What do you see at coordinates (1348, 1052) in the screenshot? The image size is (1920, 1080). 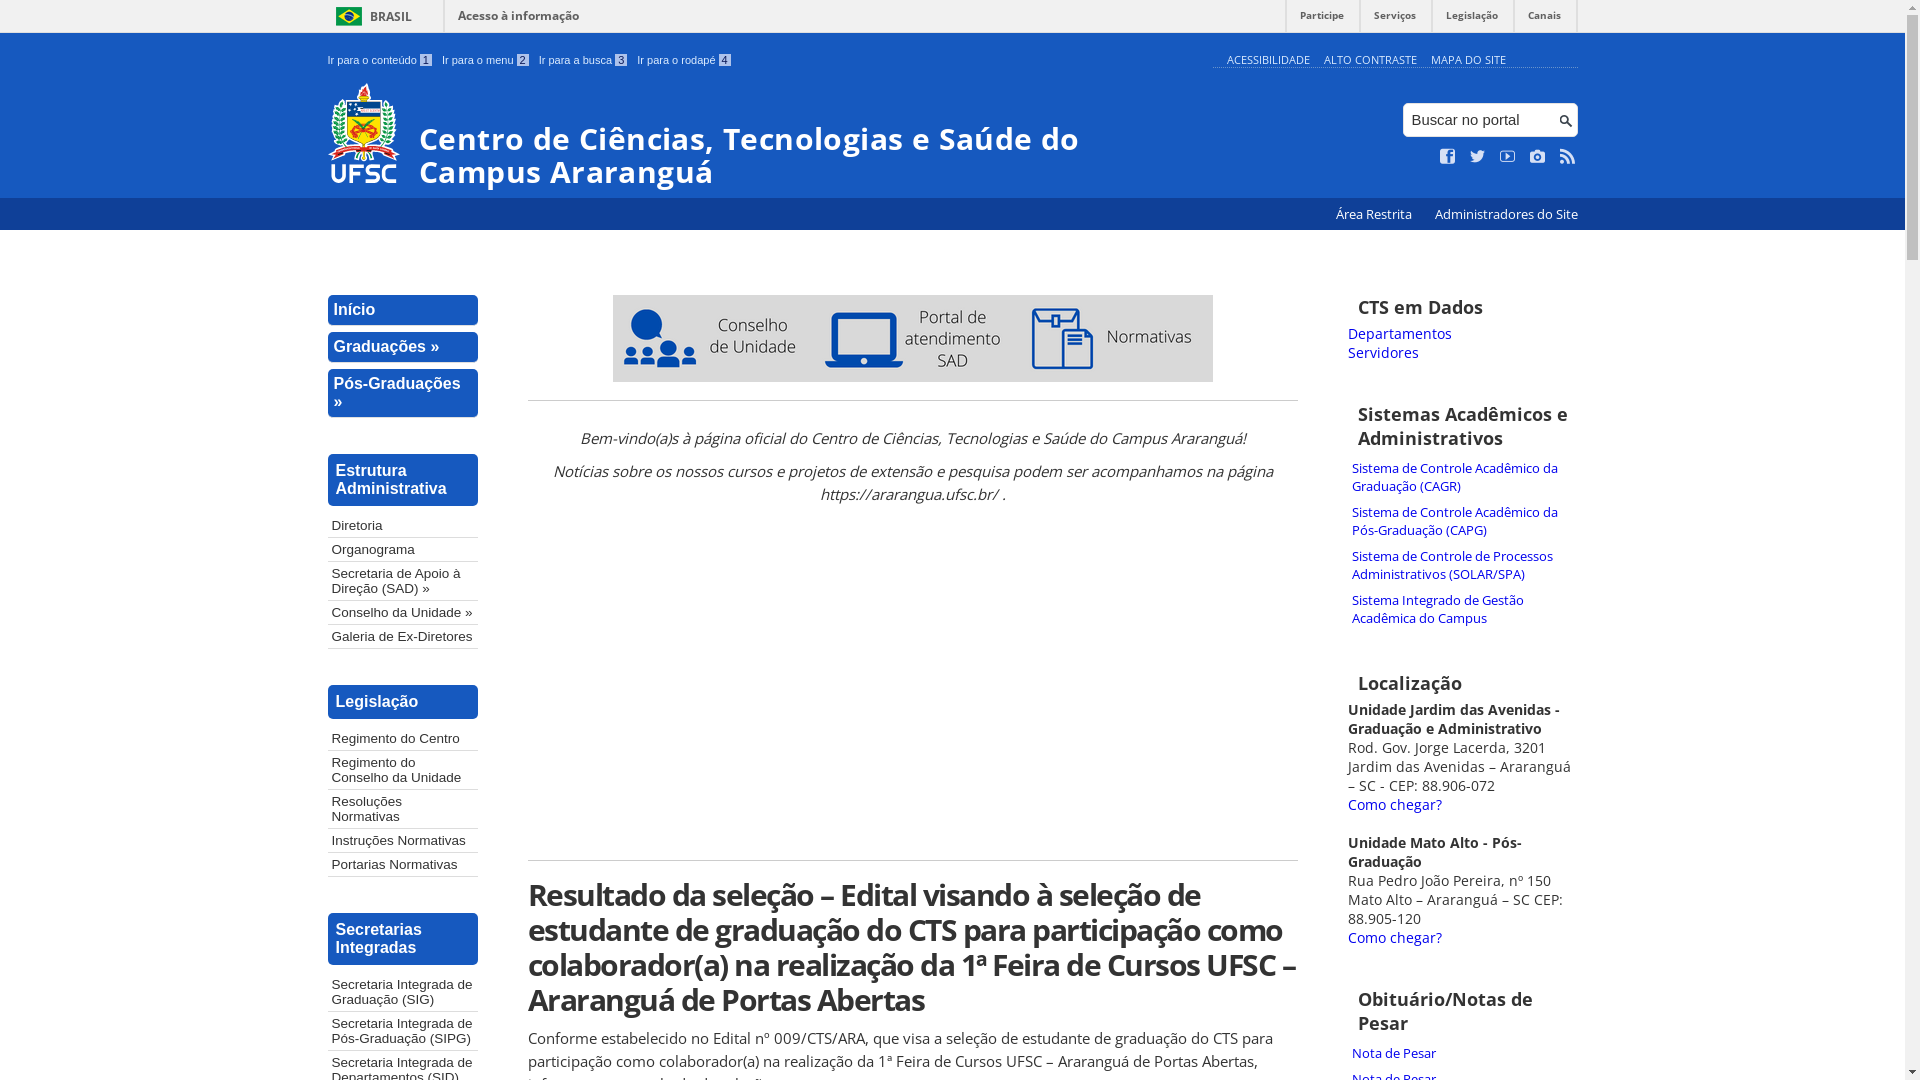 I see `'Nota de Pesar'` at bounding box center [1348, 1052].